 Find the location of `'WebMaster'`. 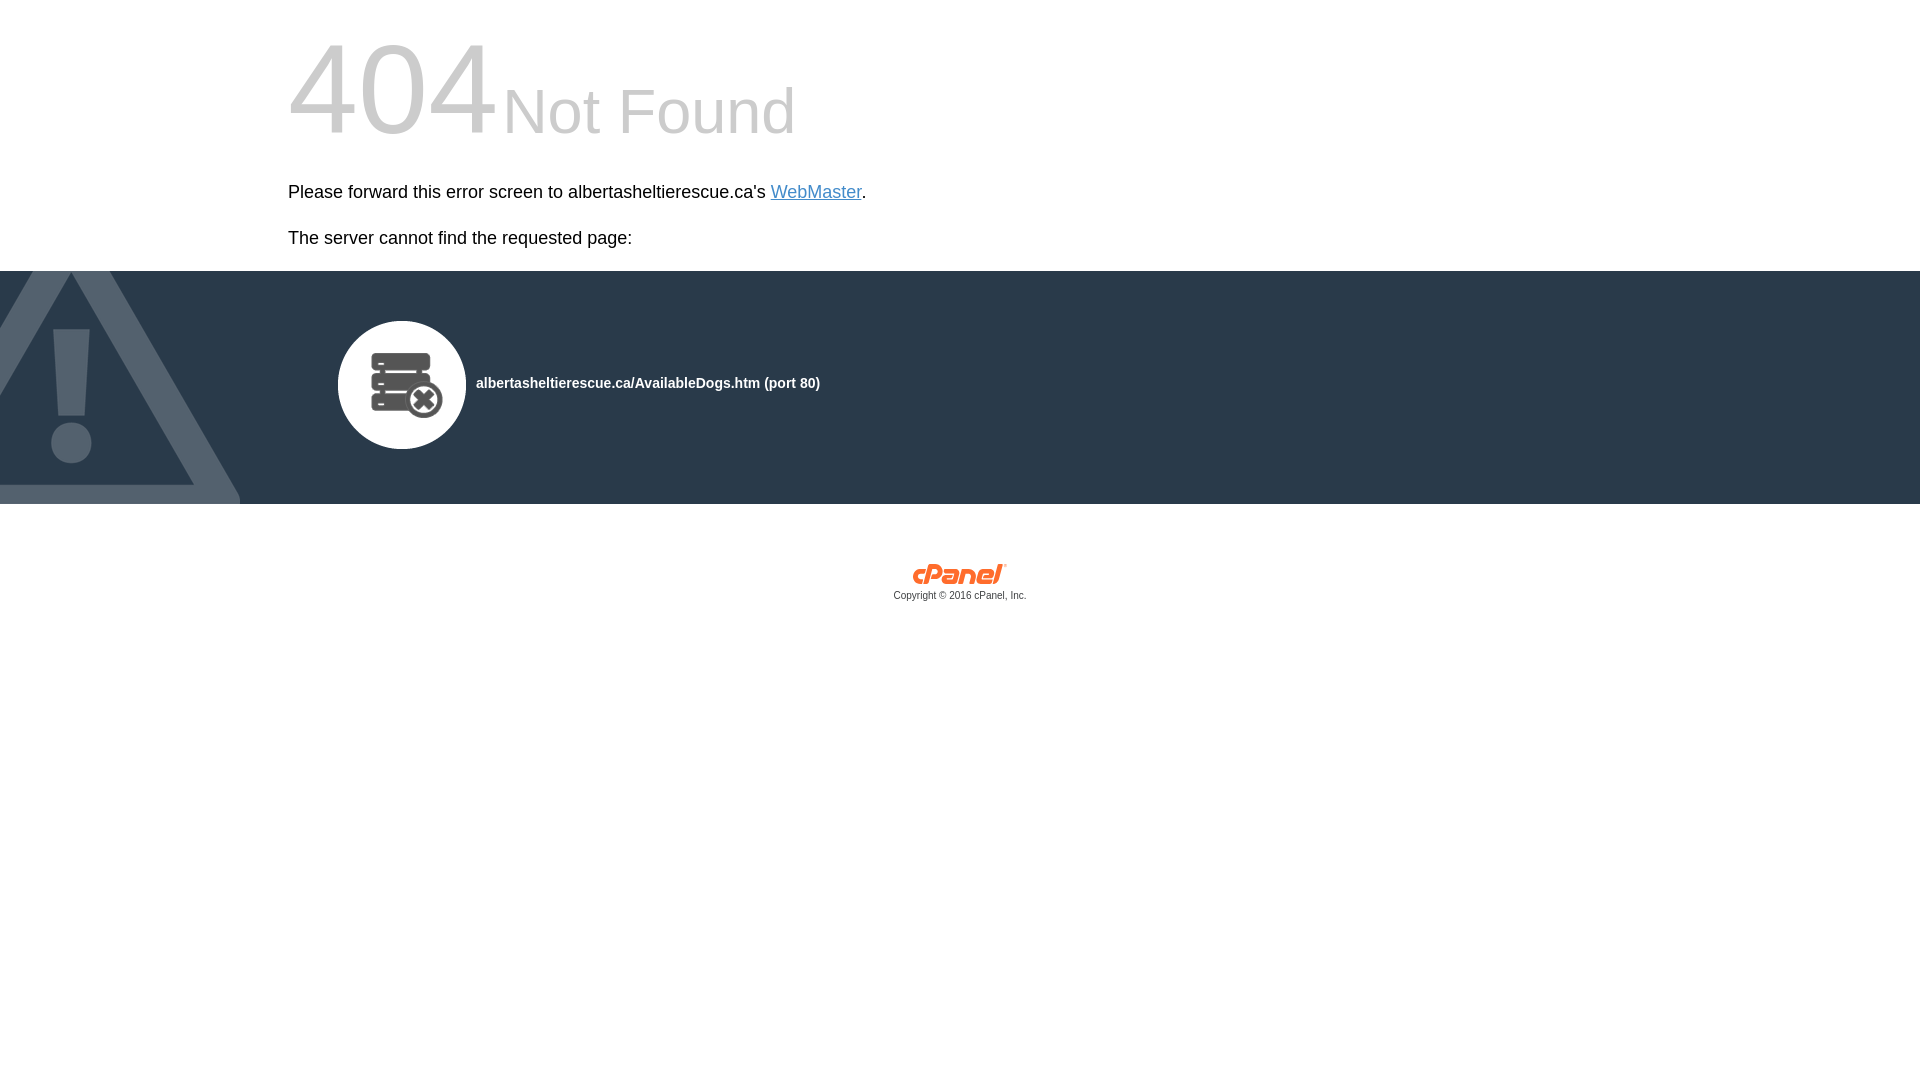

'WebMaster' is located at coordinates (770, 192).